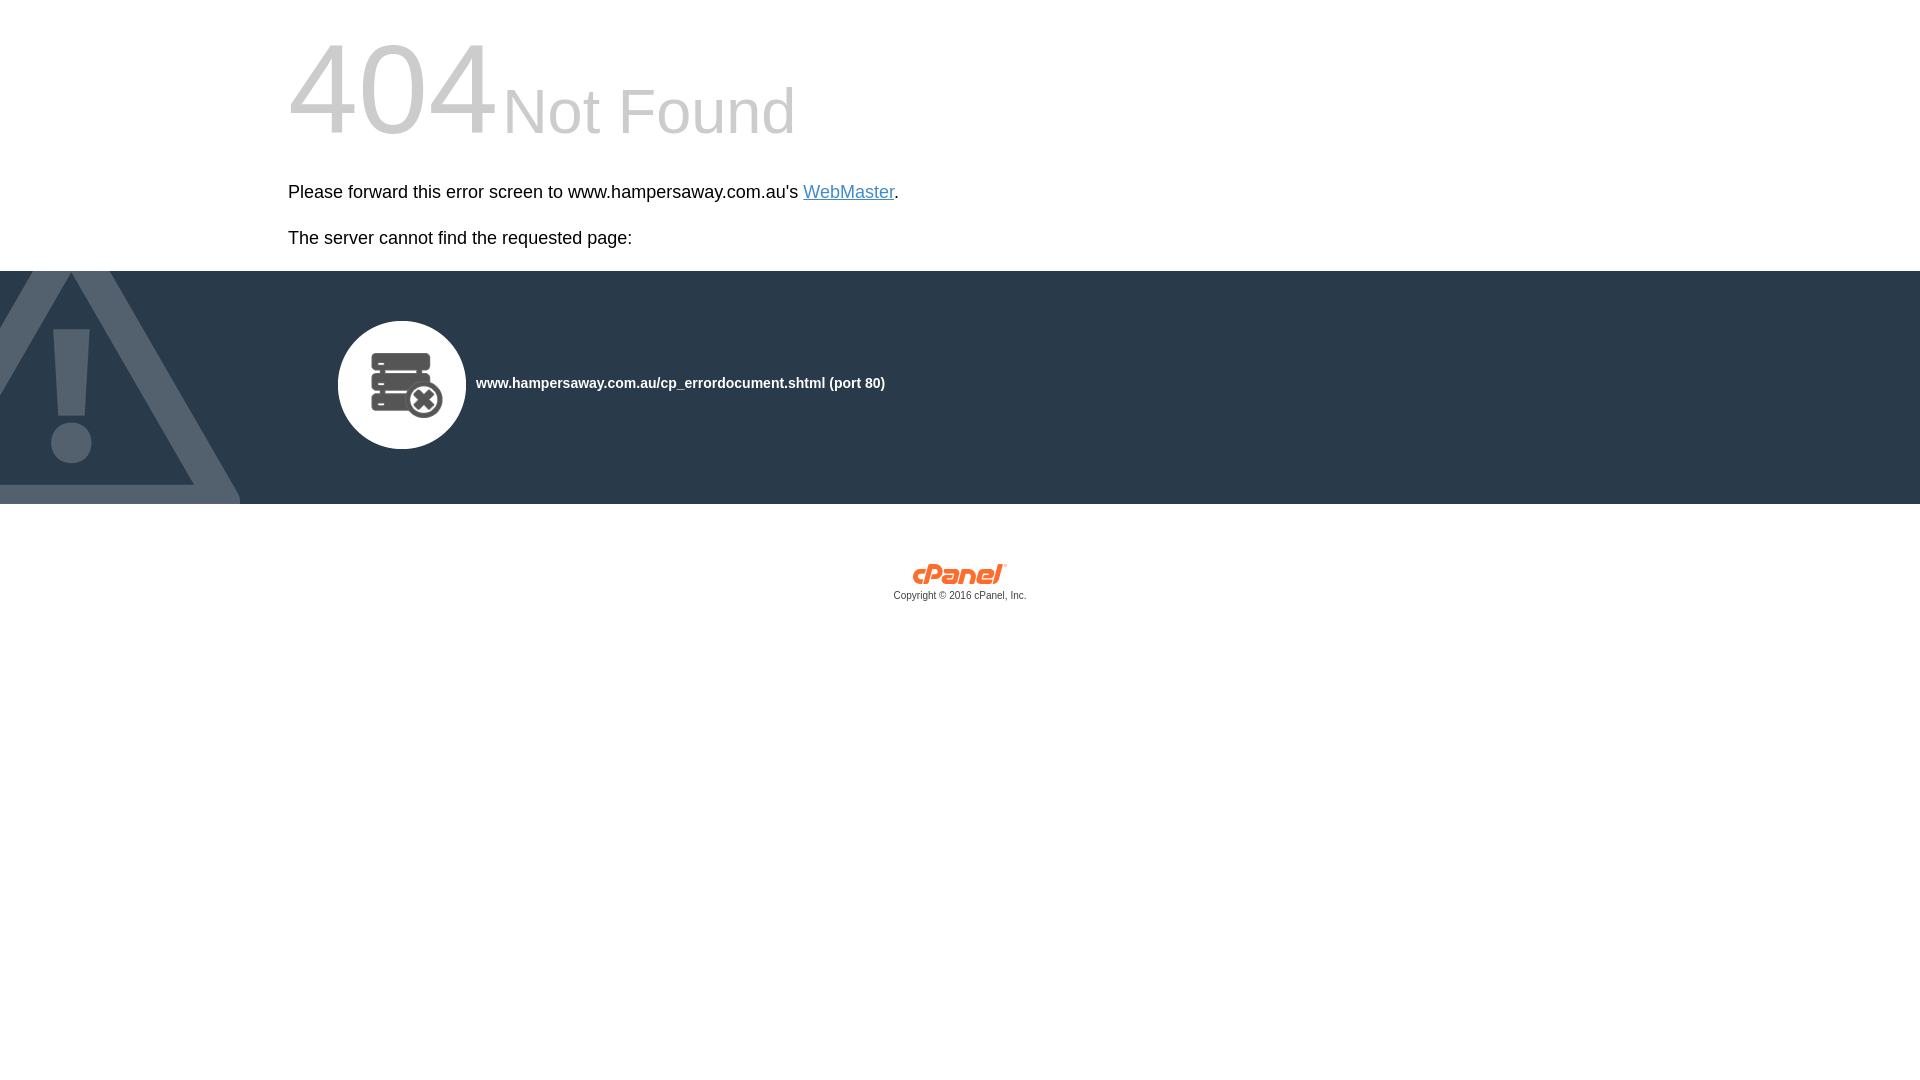 The image size is (1920, 1080). I want to click on 'WebMaster', so click(848, 192).